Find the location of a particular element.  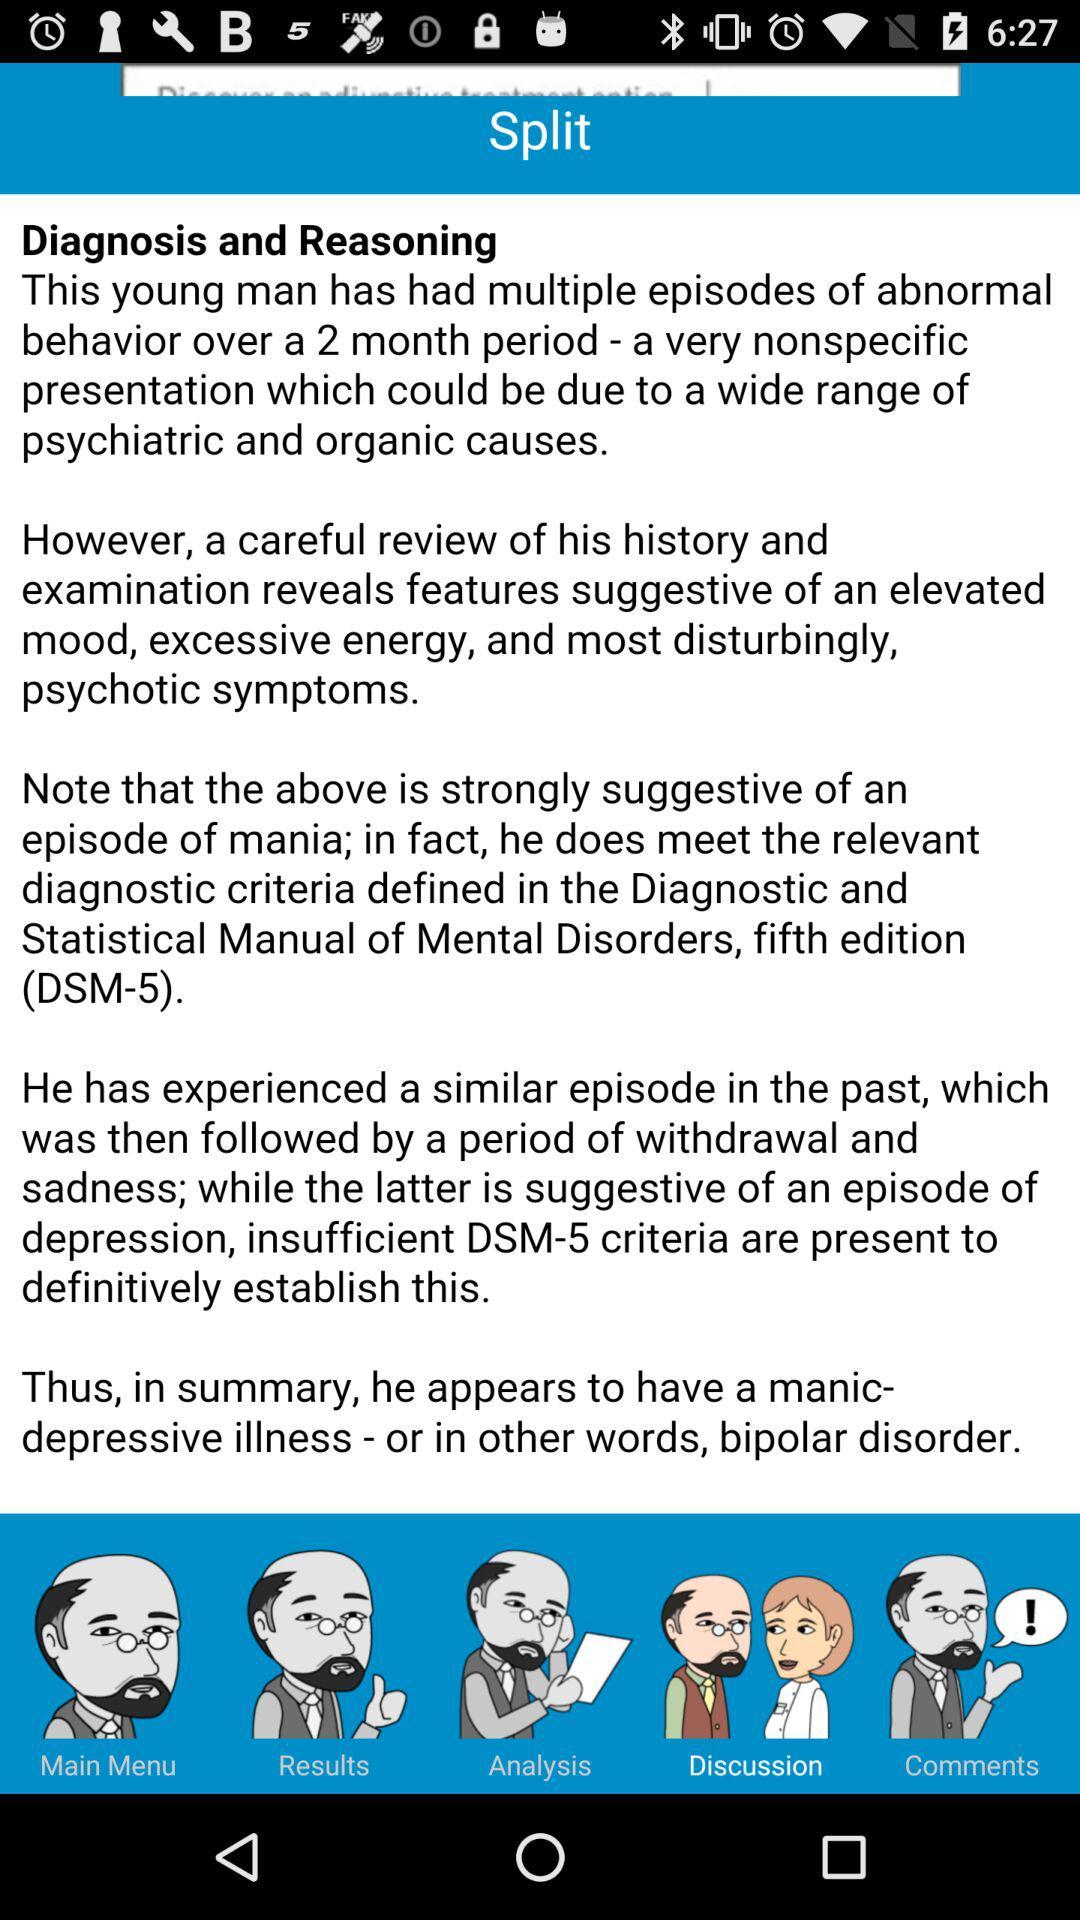

search bar is located at coordinates (540, 79).